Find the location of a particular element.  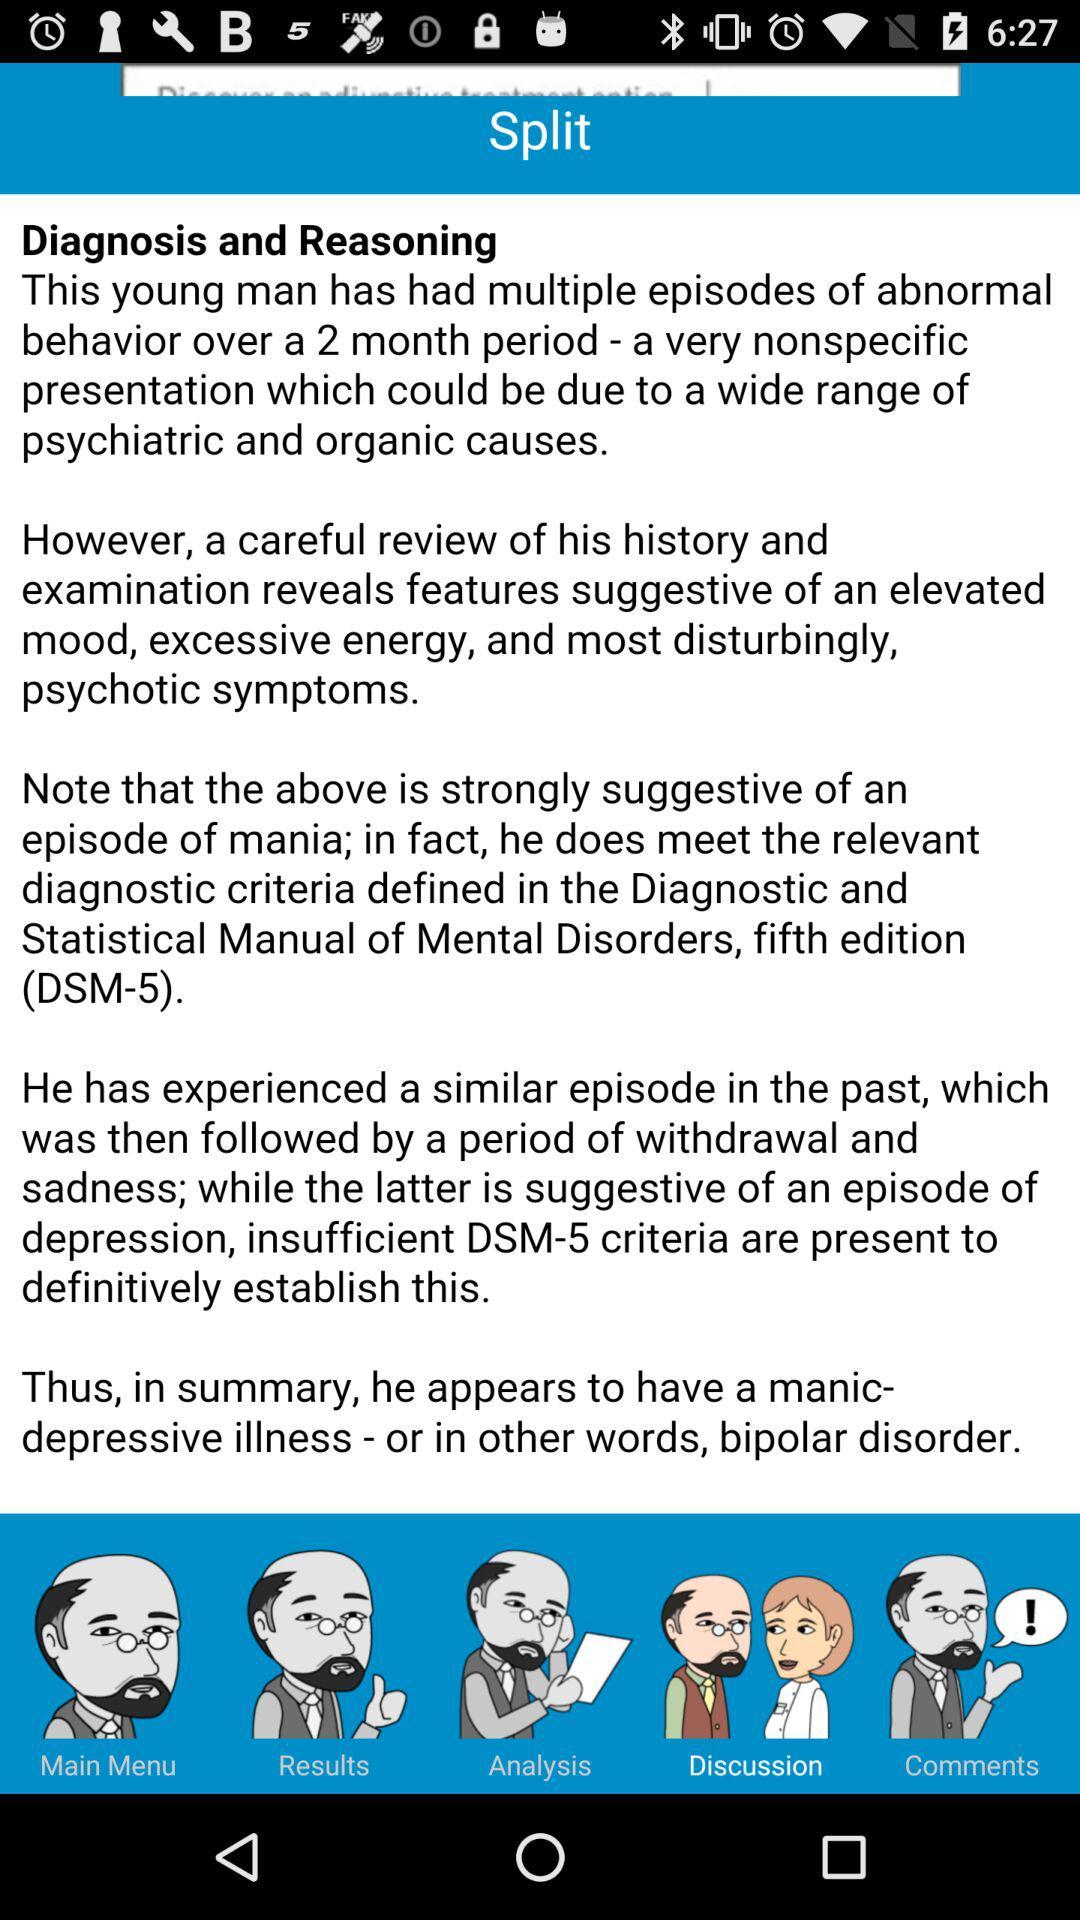

search bar is located at coordinates (540, 79).